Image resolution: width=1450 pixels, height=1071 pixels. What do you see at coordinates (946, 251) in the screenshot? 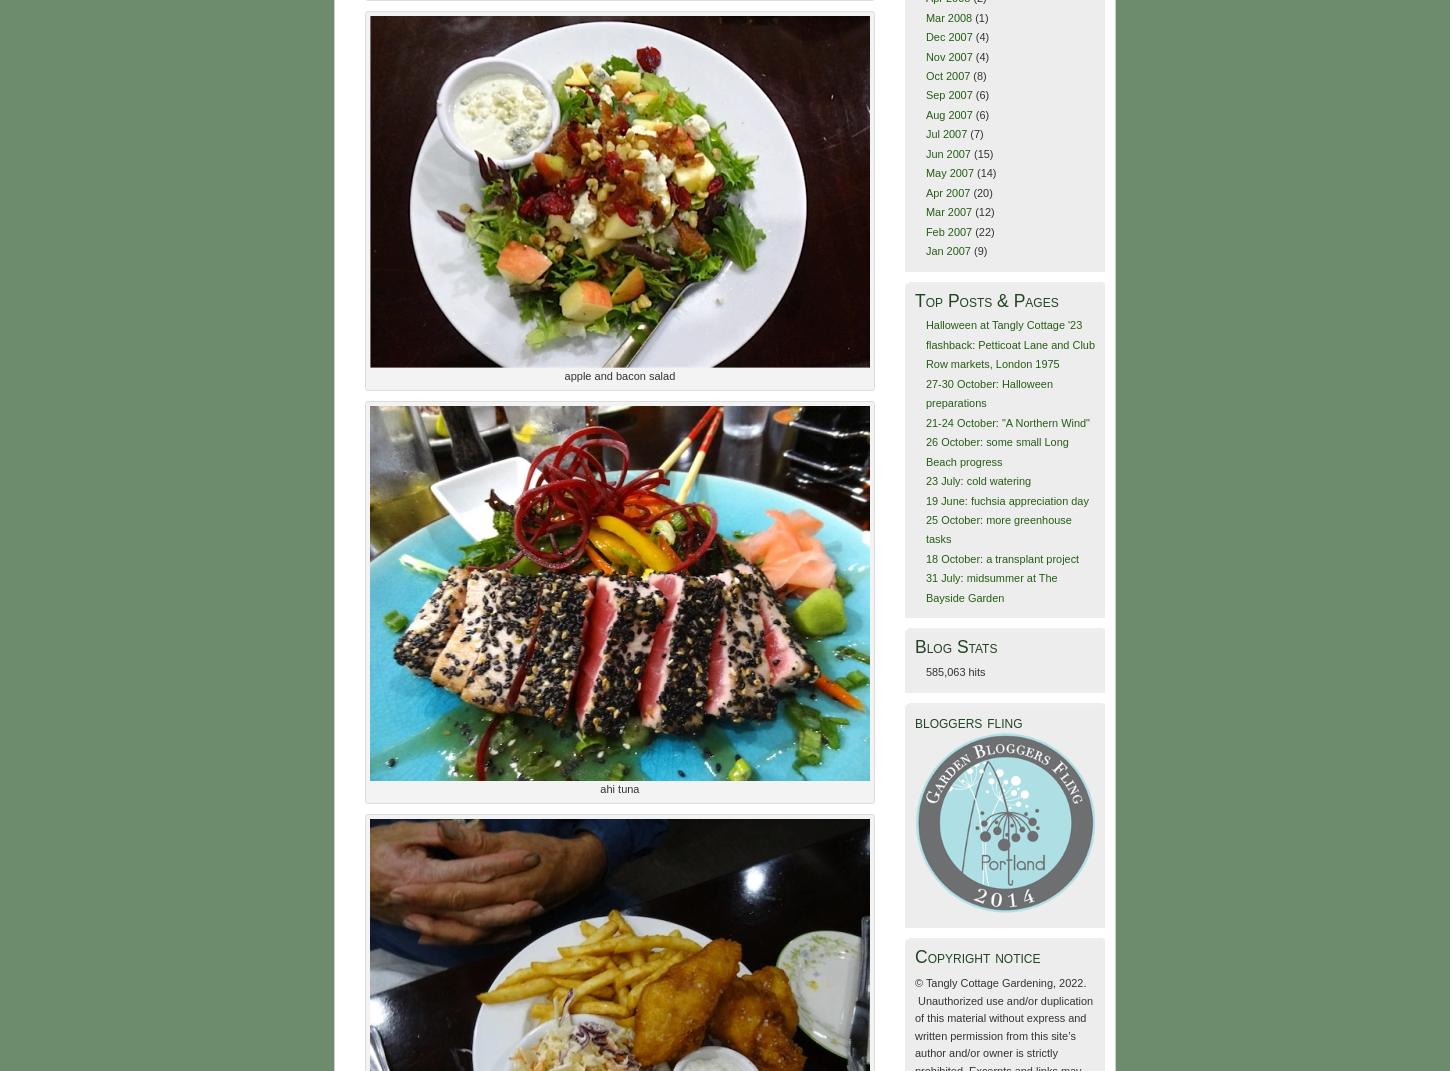
I see `'Jan 2007'` at bounding box center [946, 251].